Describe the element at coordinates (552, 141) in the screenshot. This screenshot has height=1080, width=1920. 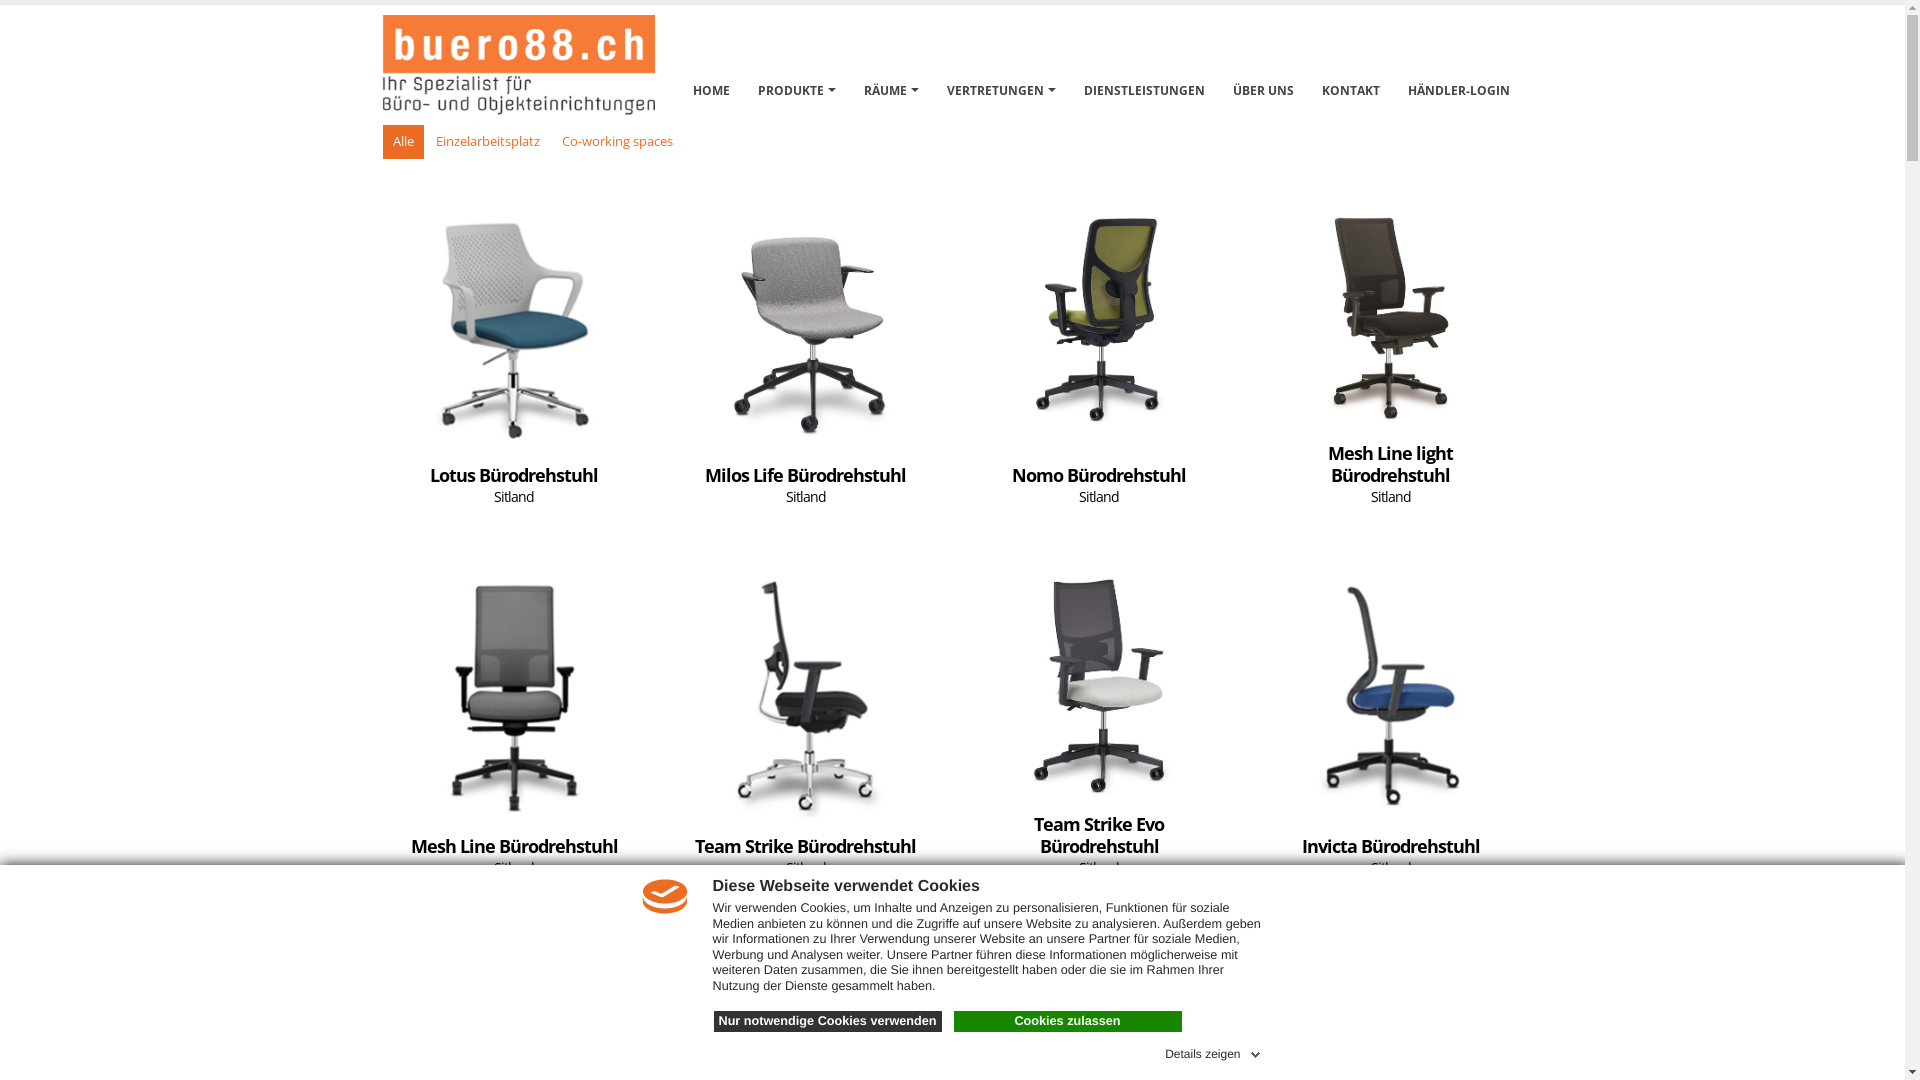
I see `'Co-working spaces'` at that location.